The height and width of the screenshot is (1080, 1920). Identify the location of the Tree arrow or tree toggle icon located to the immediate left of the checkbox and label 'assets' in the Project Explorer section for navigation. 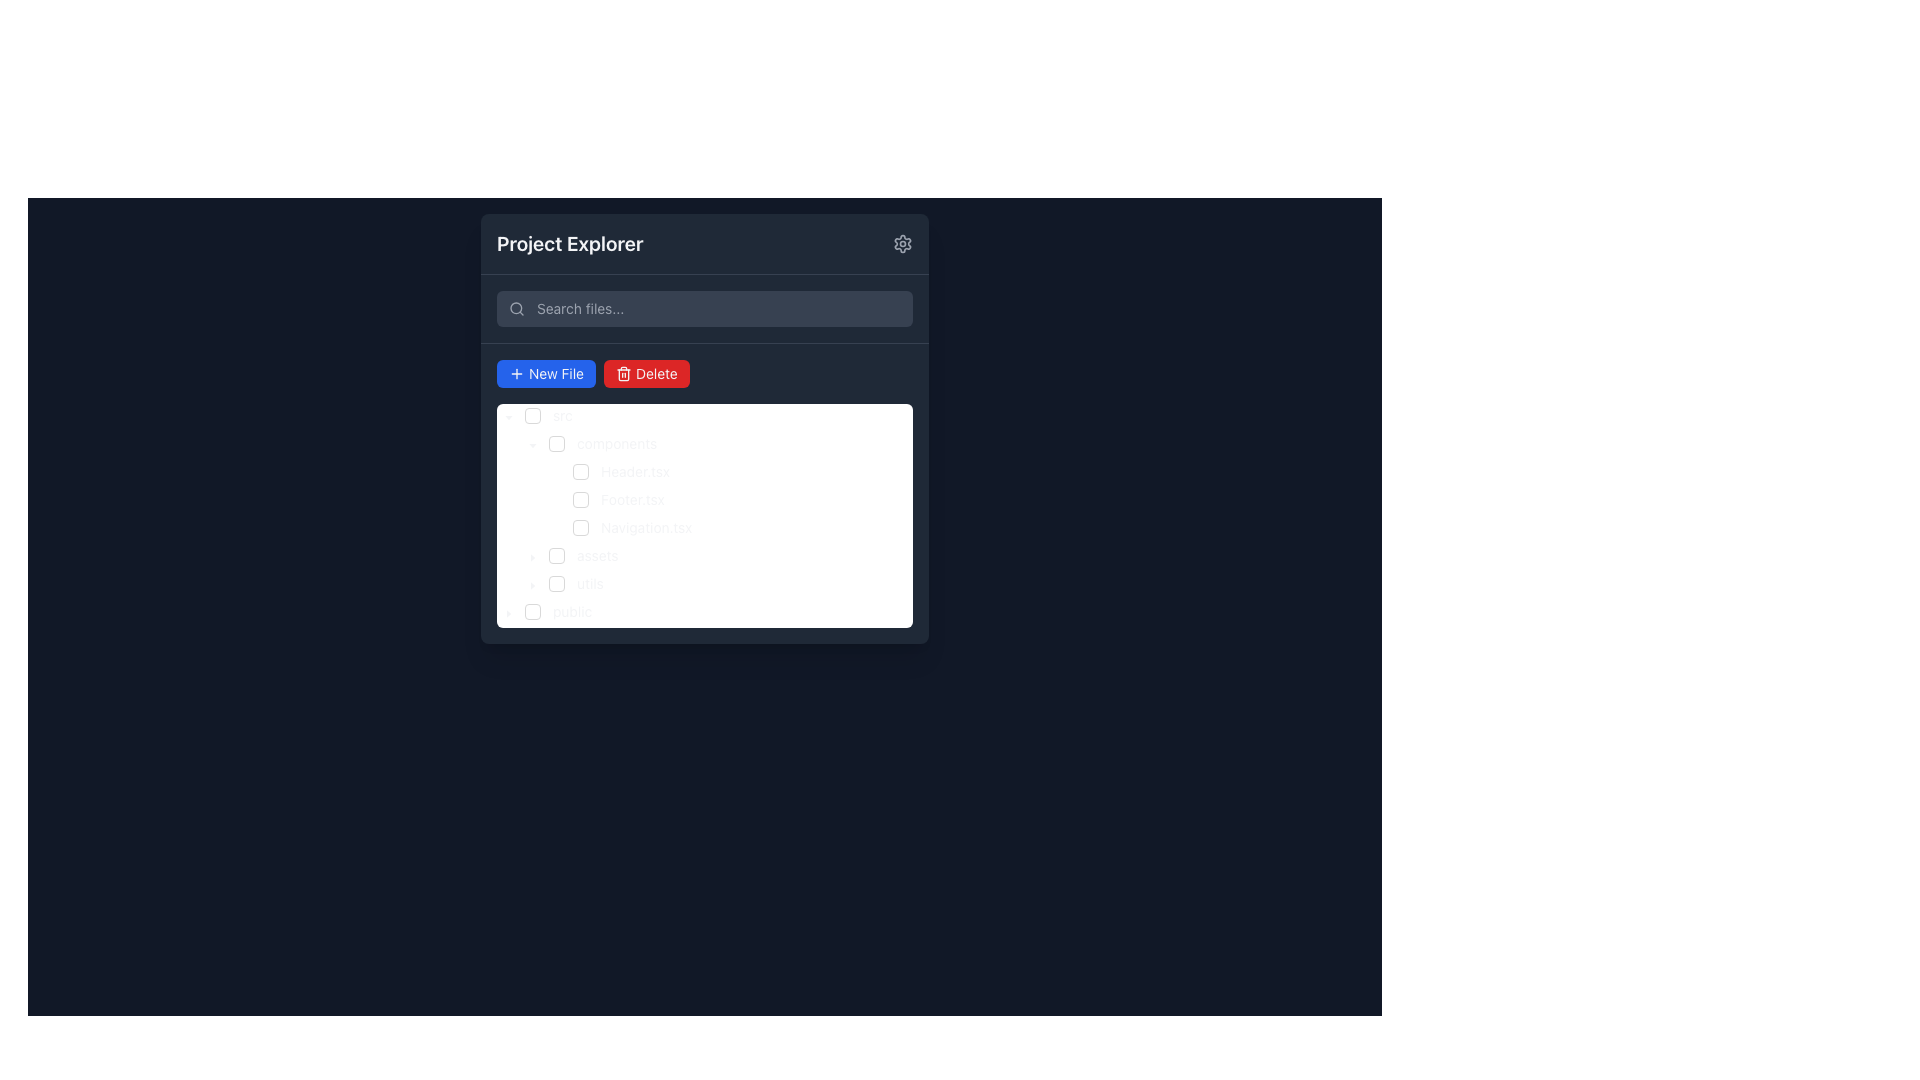
(532, 555).